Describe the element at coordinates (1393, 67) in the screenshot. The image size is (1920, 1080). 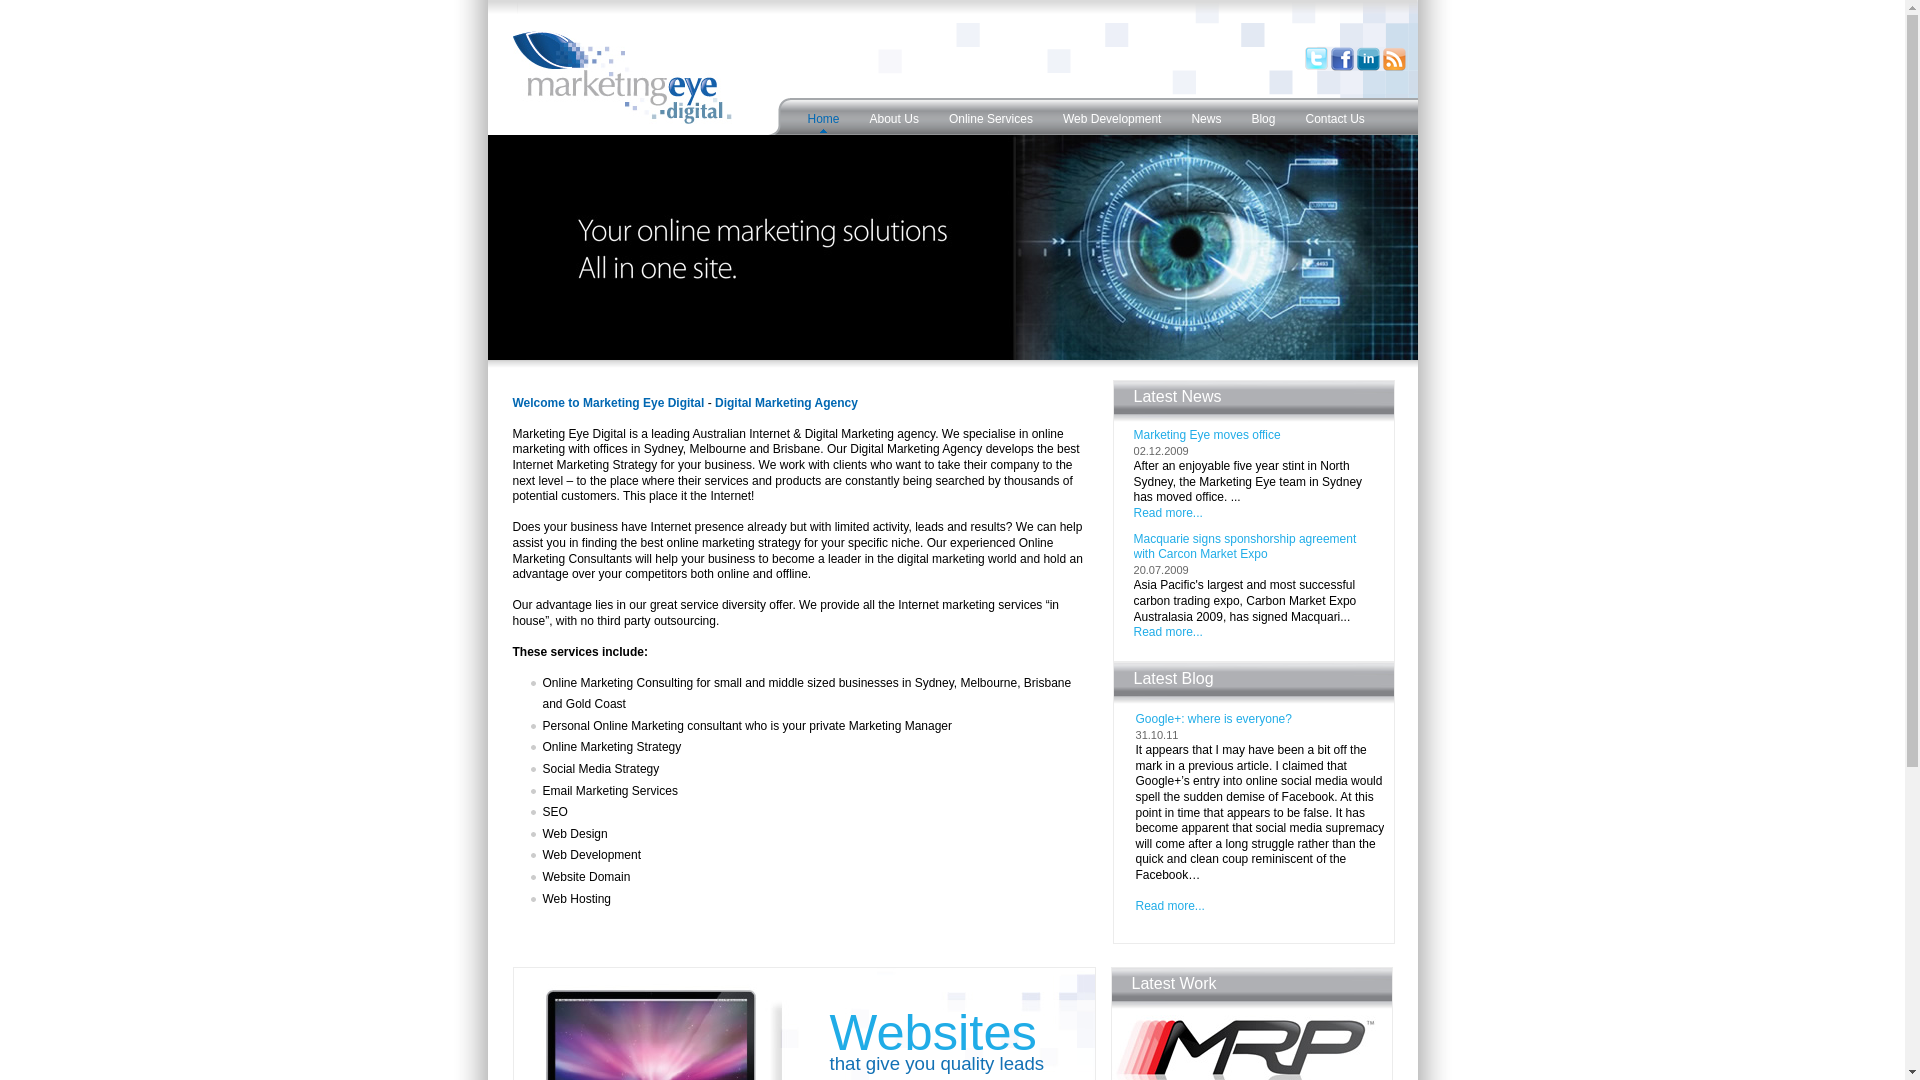
I see `'Subscribe to RSS Feed'` at that location.